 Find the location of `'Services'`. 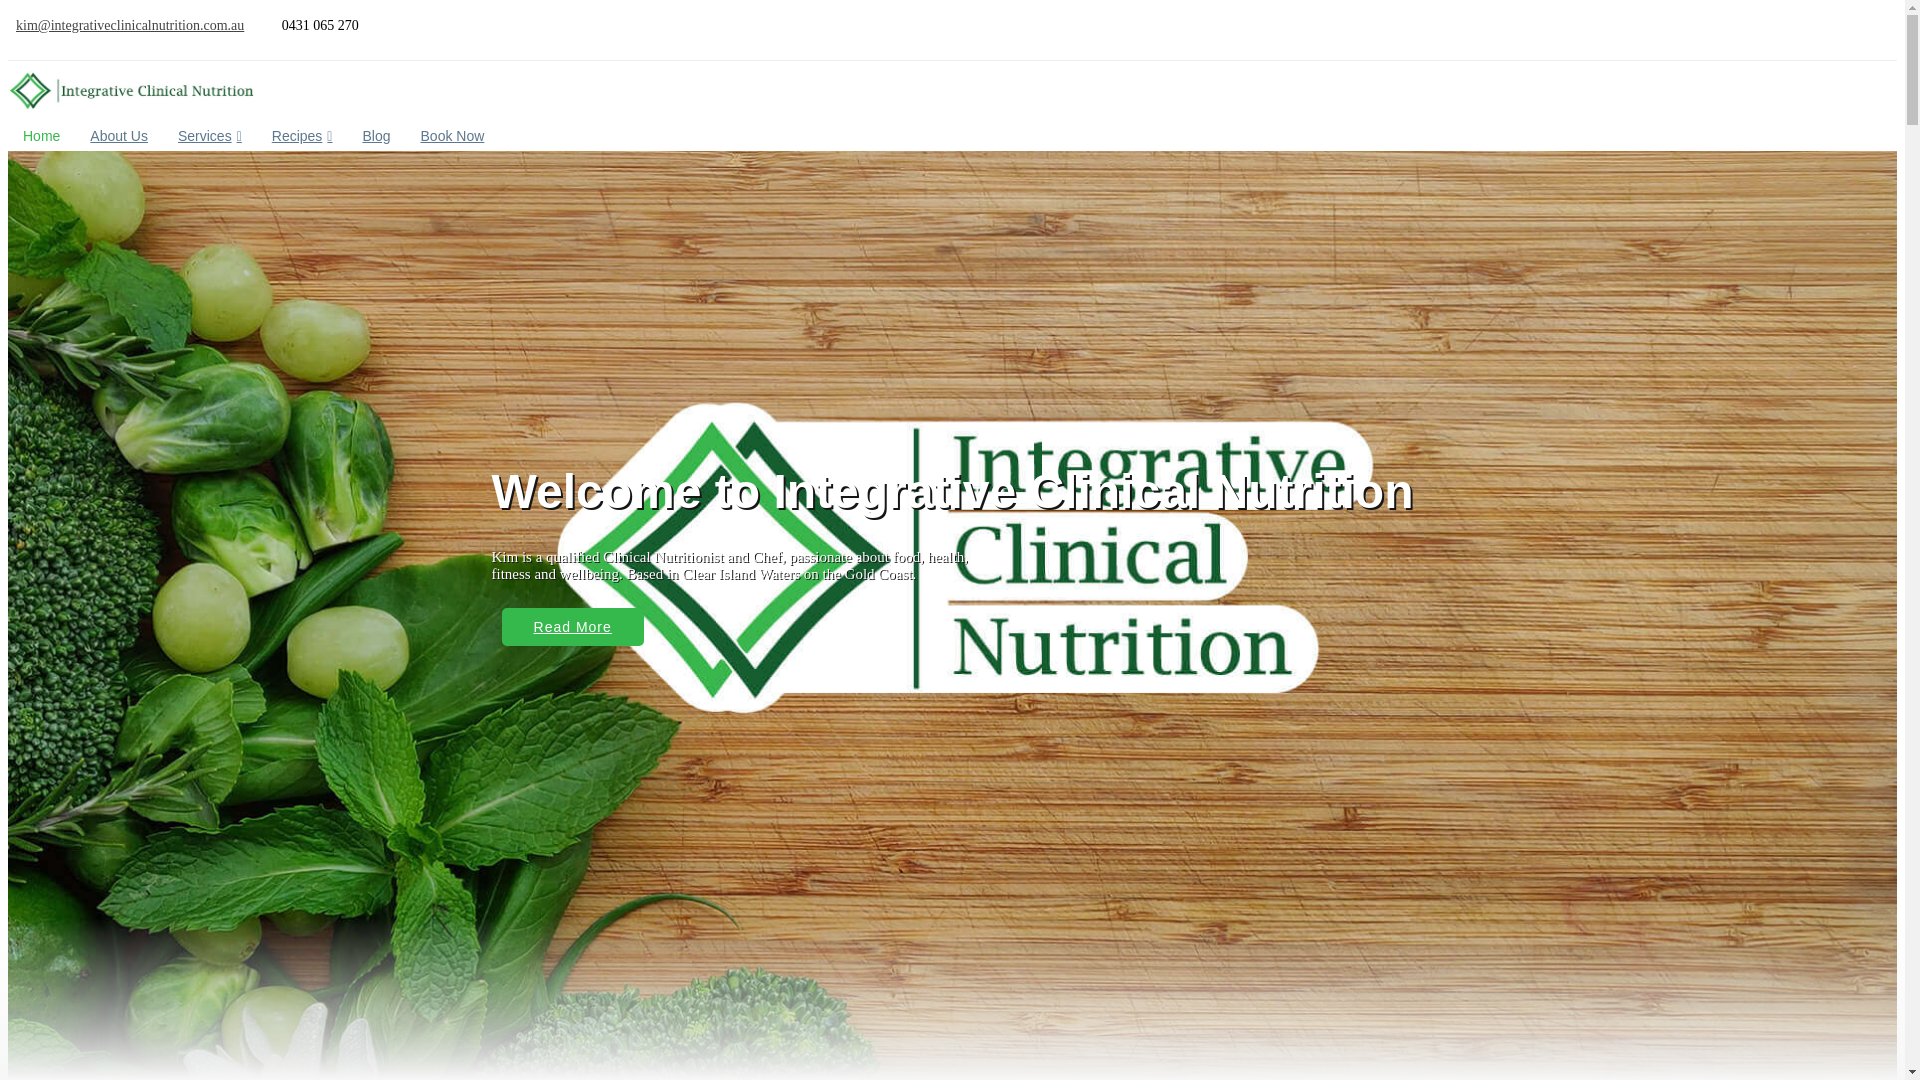

'Services' is located at coordinates (210, 135).